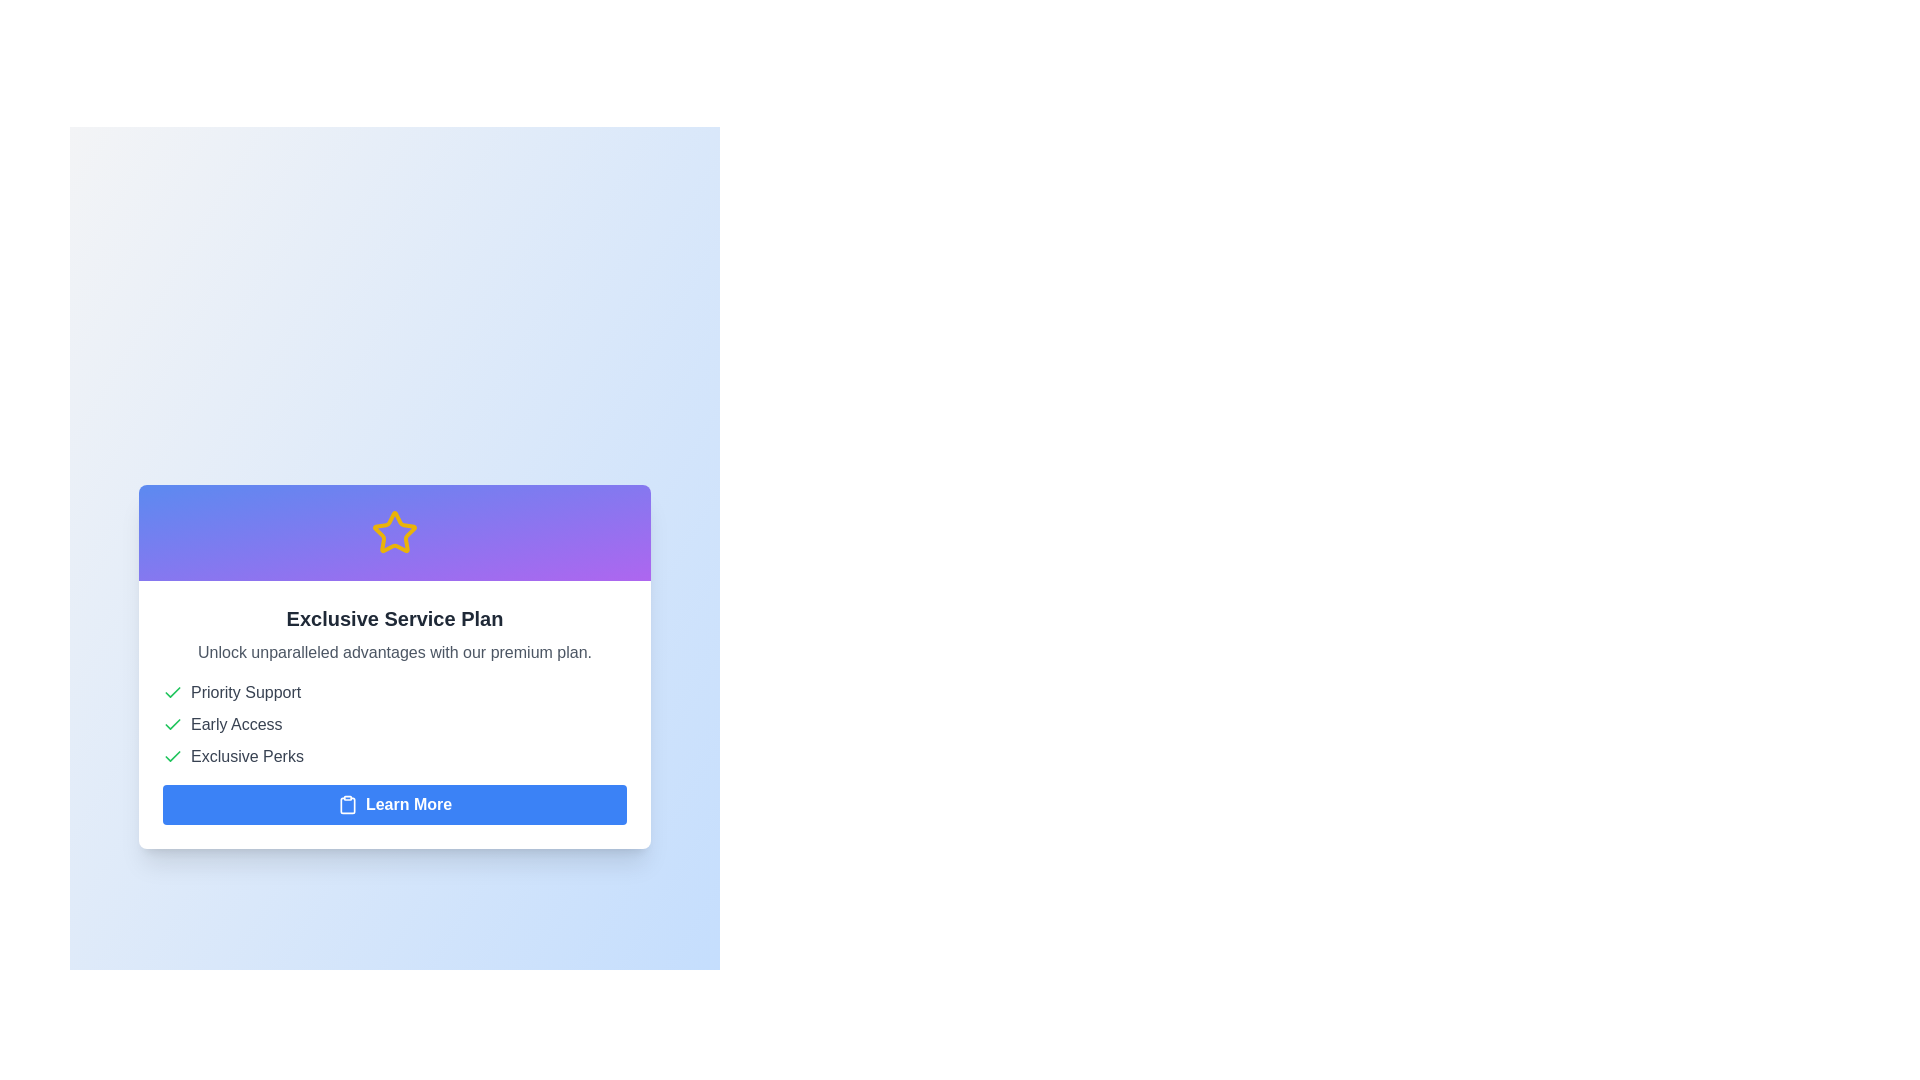  Describe the element at coordinates (347, 804) in the screenshot. I see `the clipboard icon located to the left of the 'Learn More' button within the blue rectangular button at the bottom of the card` at that location.